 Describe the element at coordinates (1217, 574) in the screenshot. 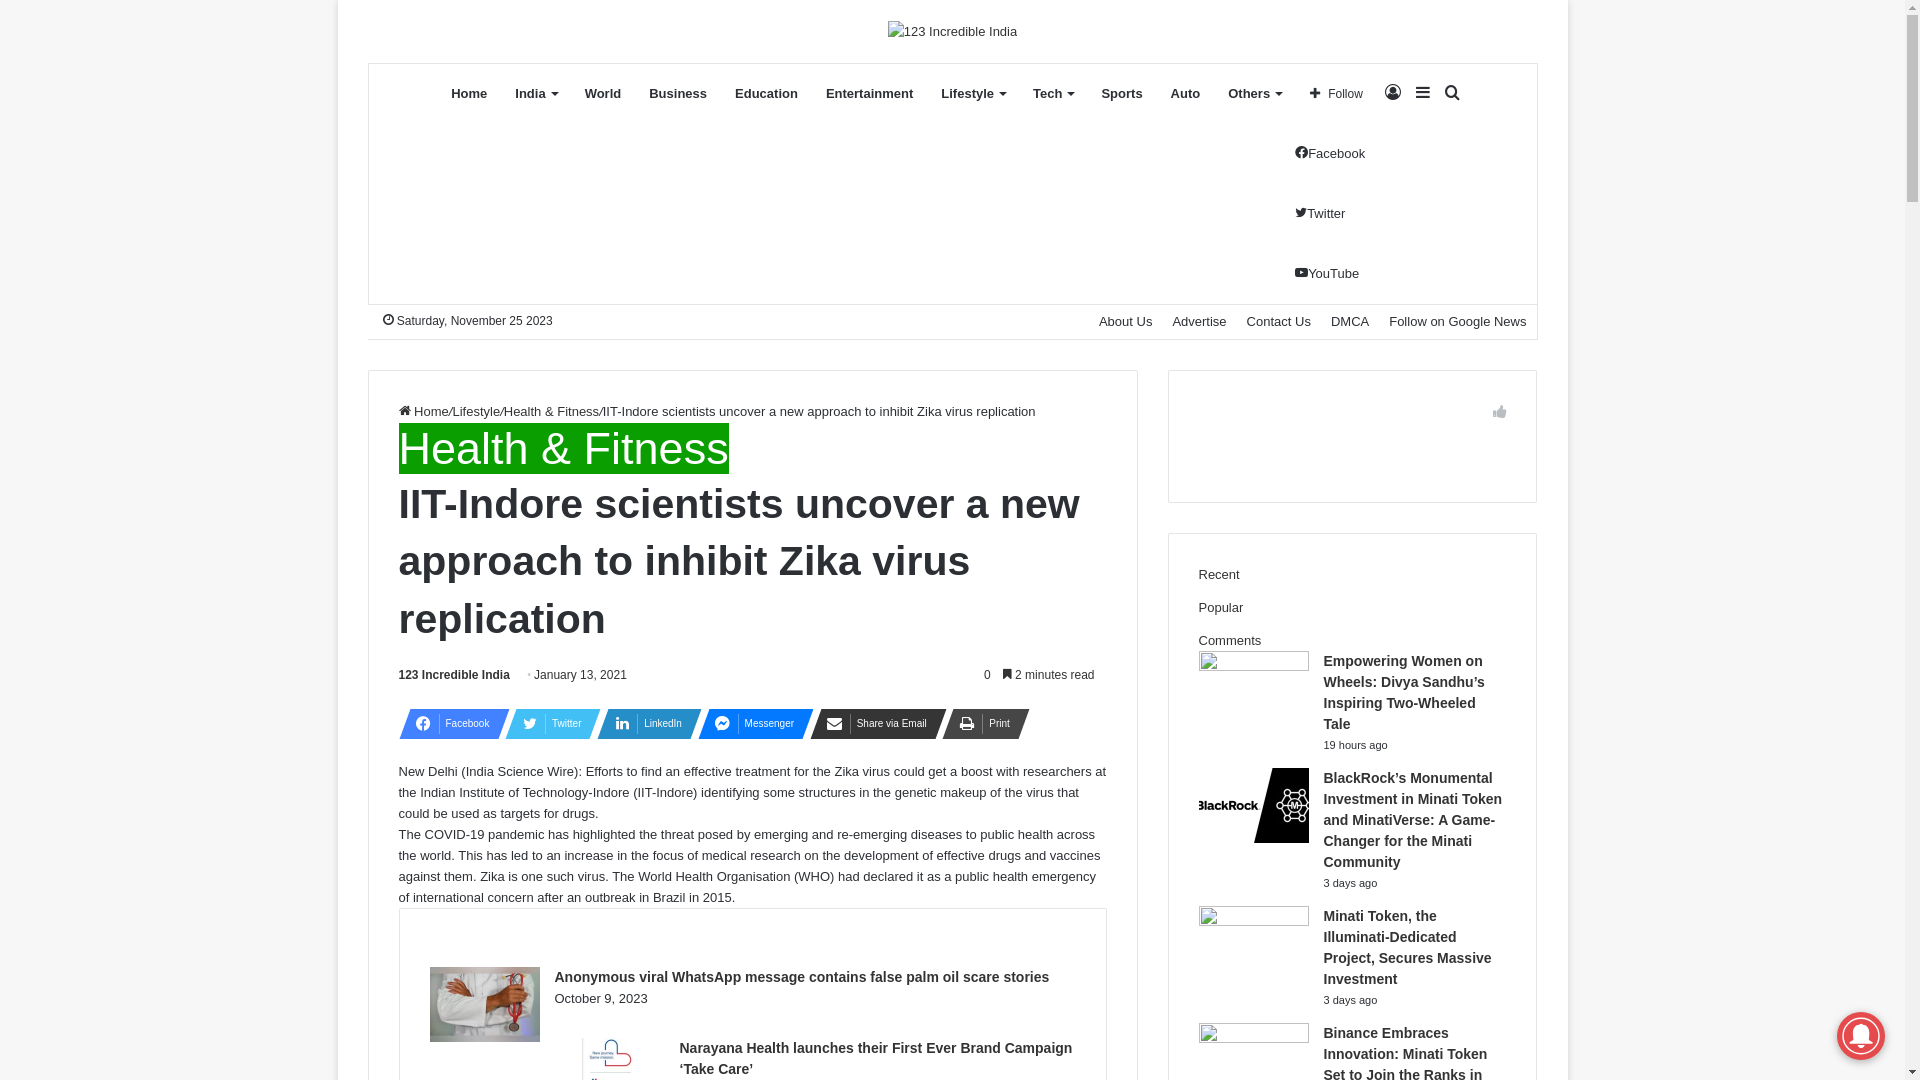

I see `'Recent'` at that location.